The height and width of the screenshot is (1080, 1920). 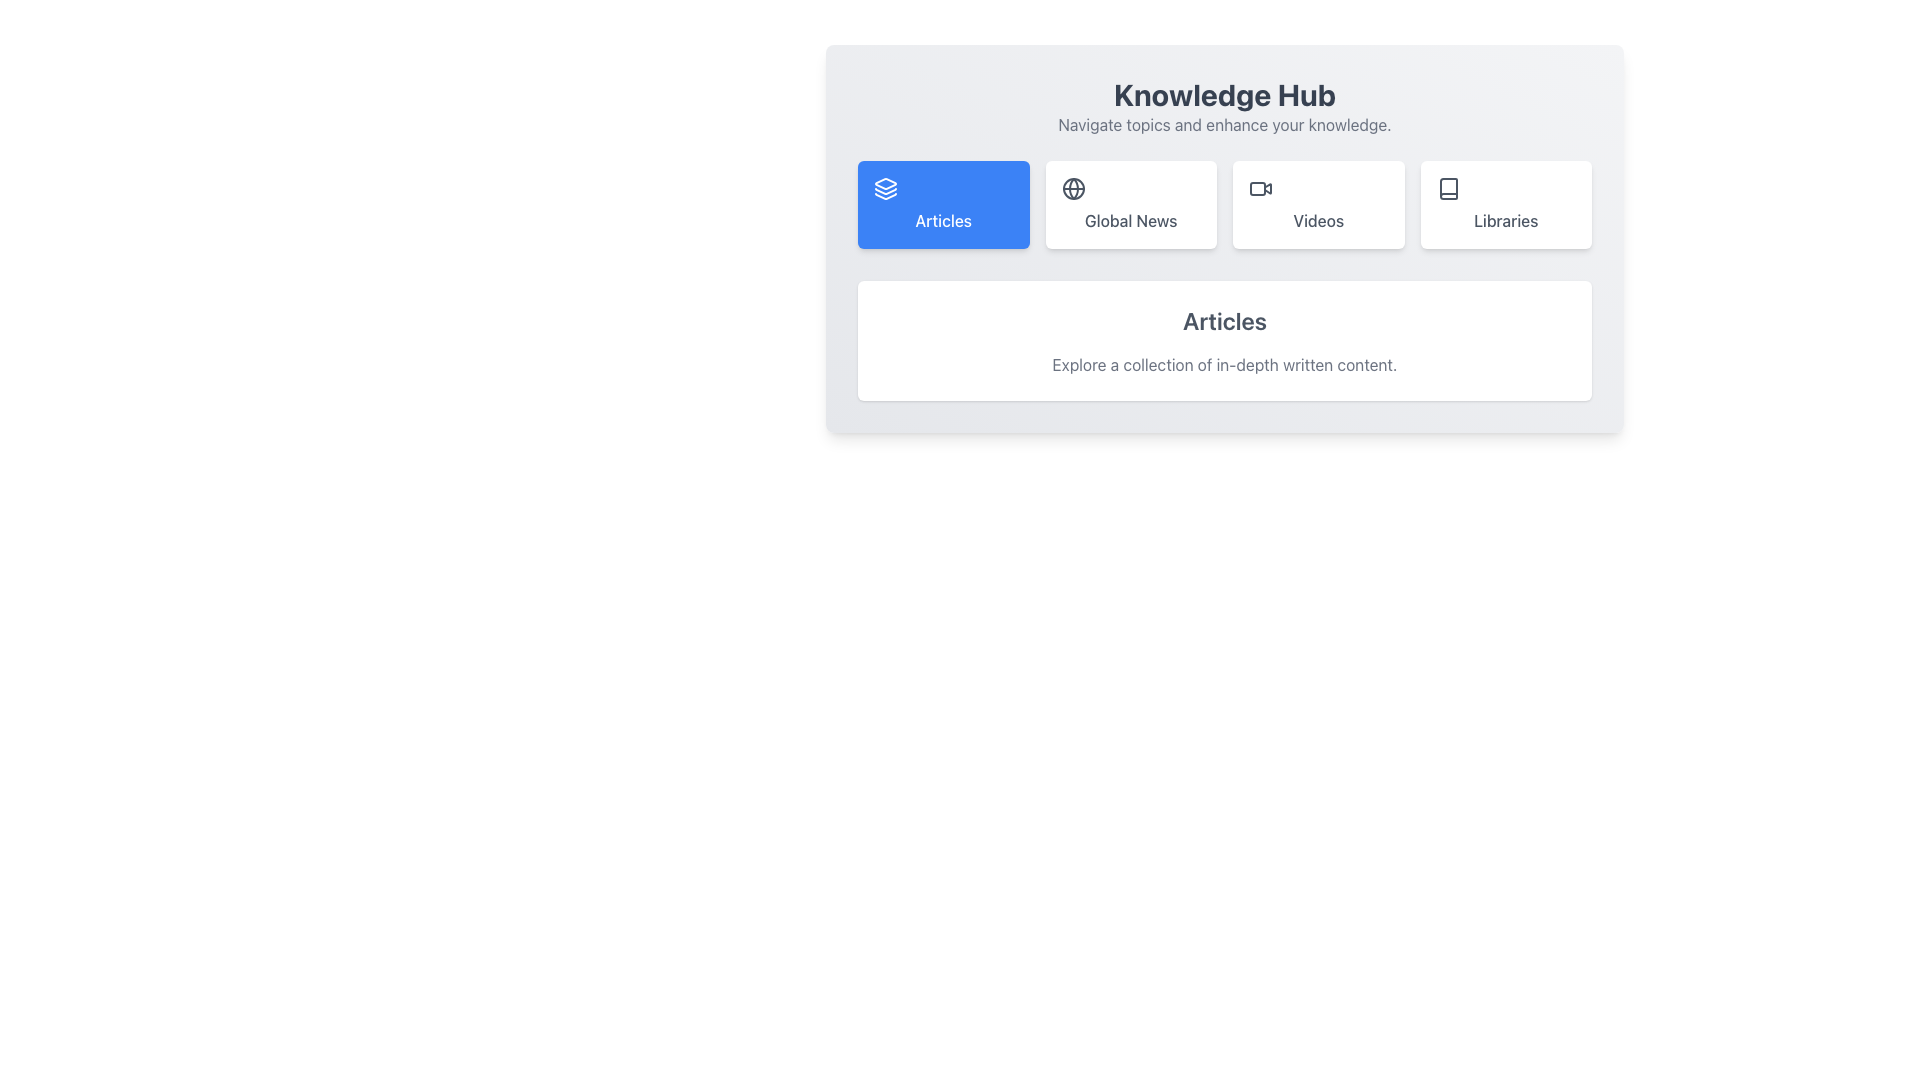 What do you see at coordinates (1256, 189) in the screenshot?
I see `the group containing the rectangular element that represents the base of the video camera icon in the 'Videos' section, located in the third card from the left in the main navigation area` at bounding box center [1256, 189].